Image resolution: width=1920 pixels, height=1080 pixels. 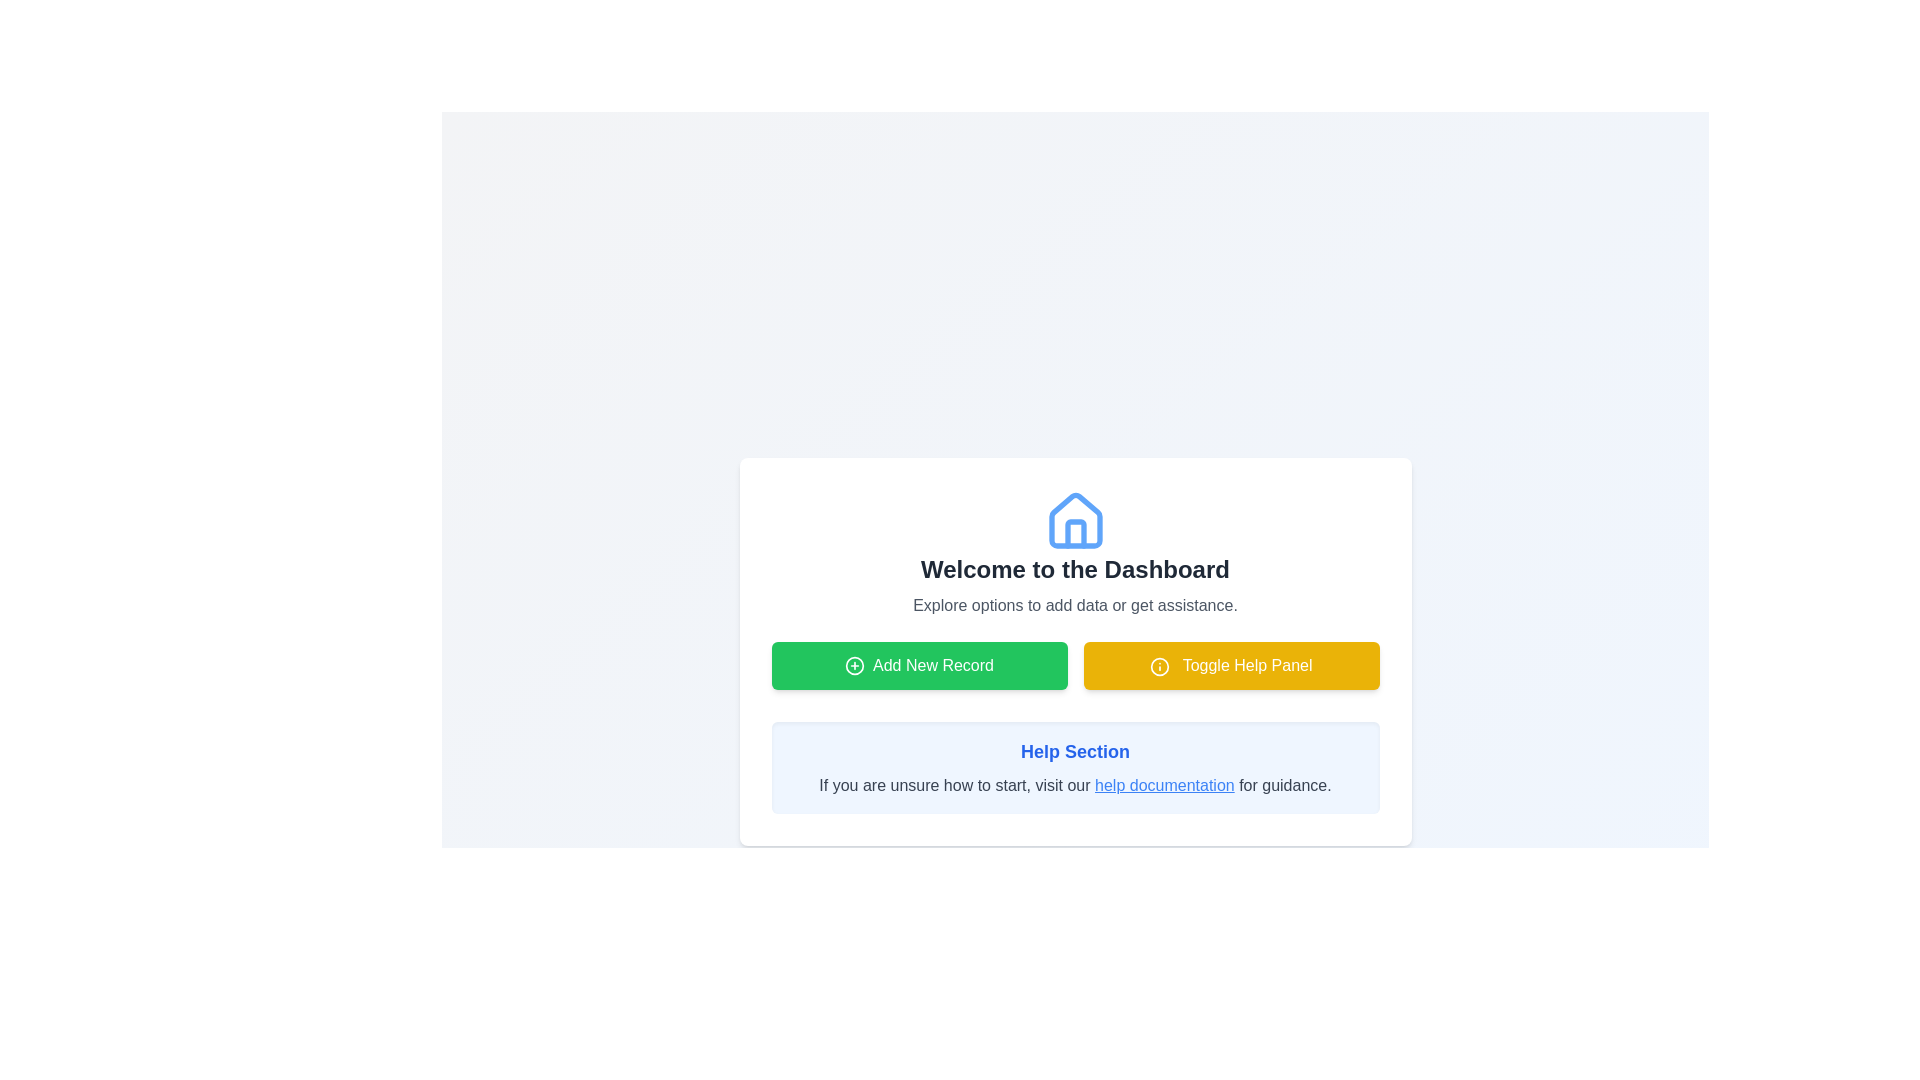 What do you see at coordinates (854, 666) in the screenshot?
I see `the icon located inside the green button labeled 'Add New Record', which supports the action of adding a new record` at bounding box center [854, 666].